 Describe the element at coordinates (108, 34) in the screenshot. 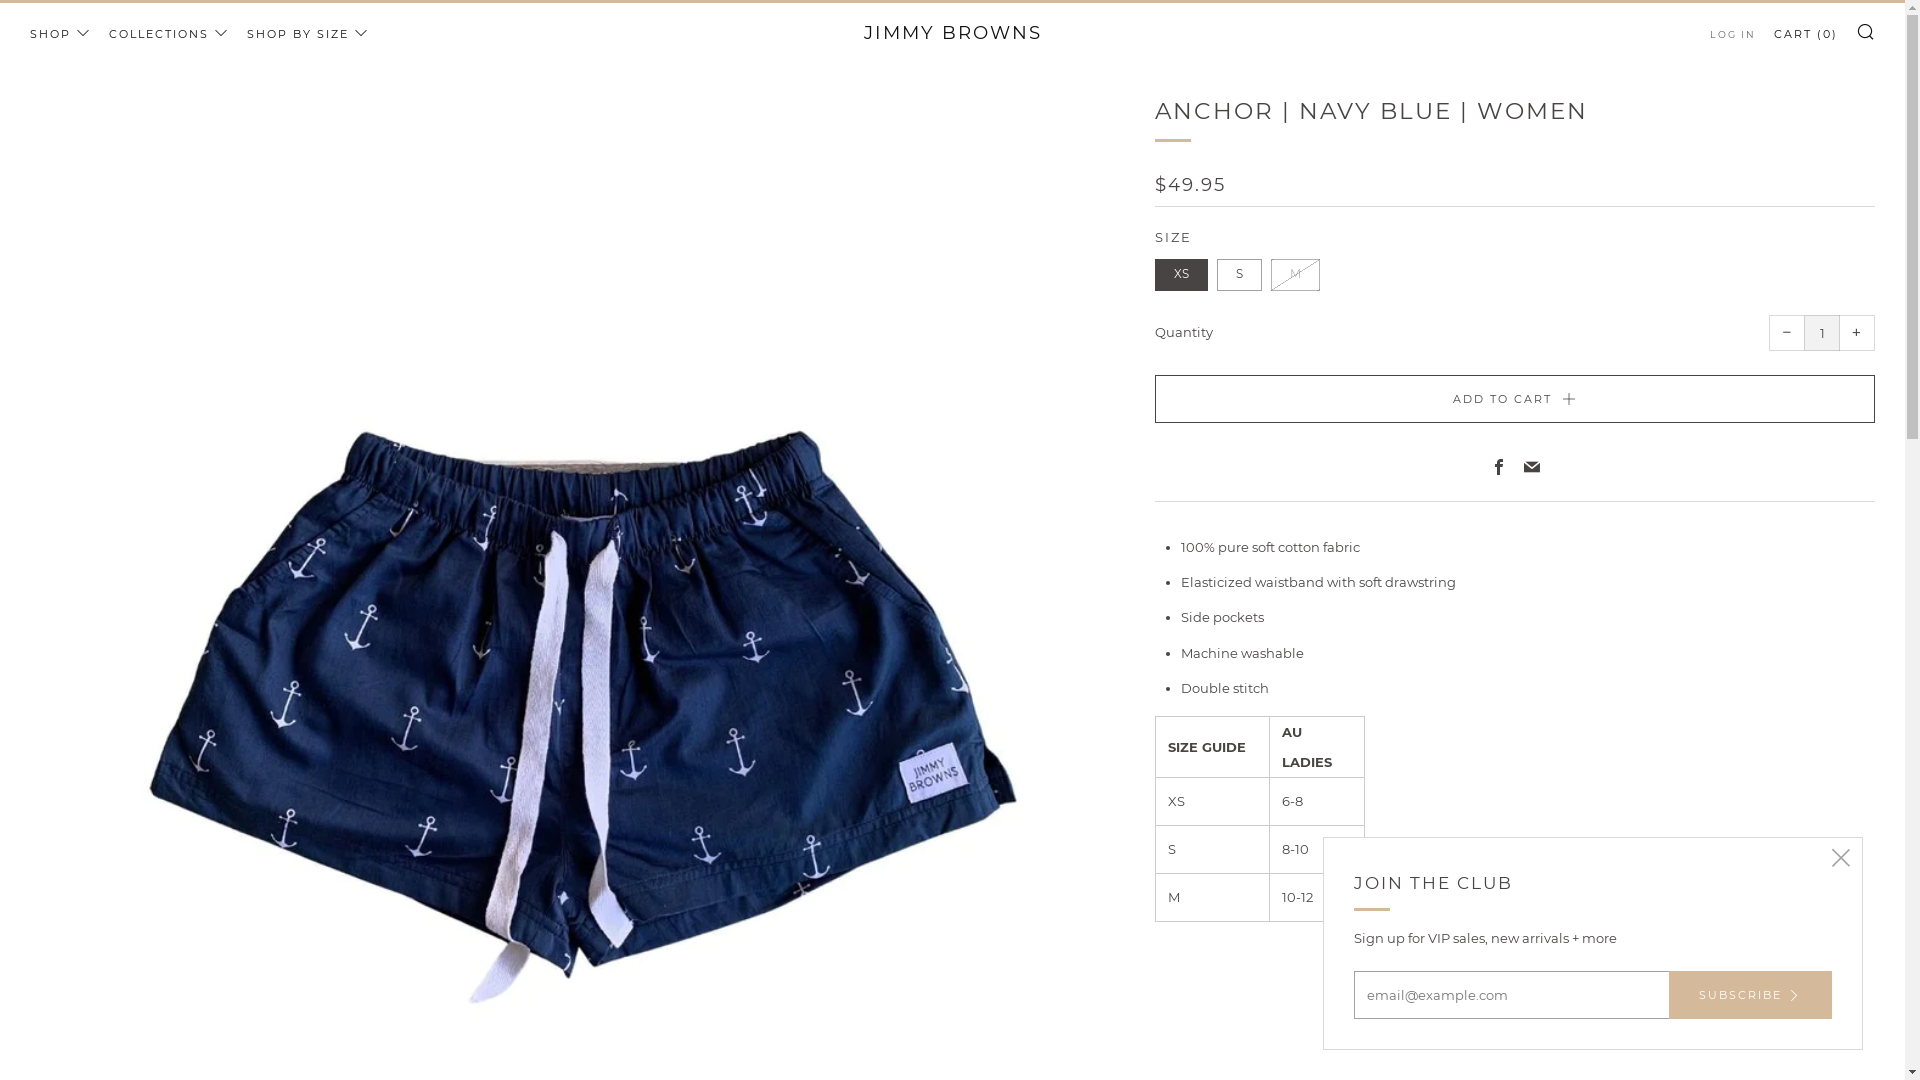

I see `'COLLECTIONS'` at that location.